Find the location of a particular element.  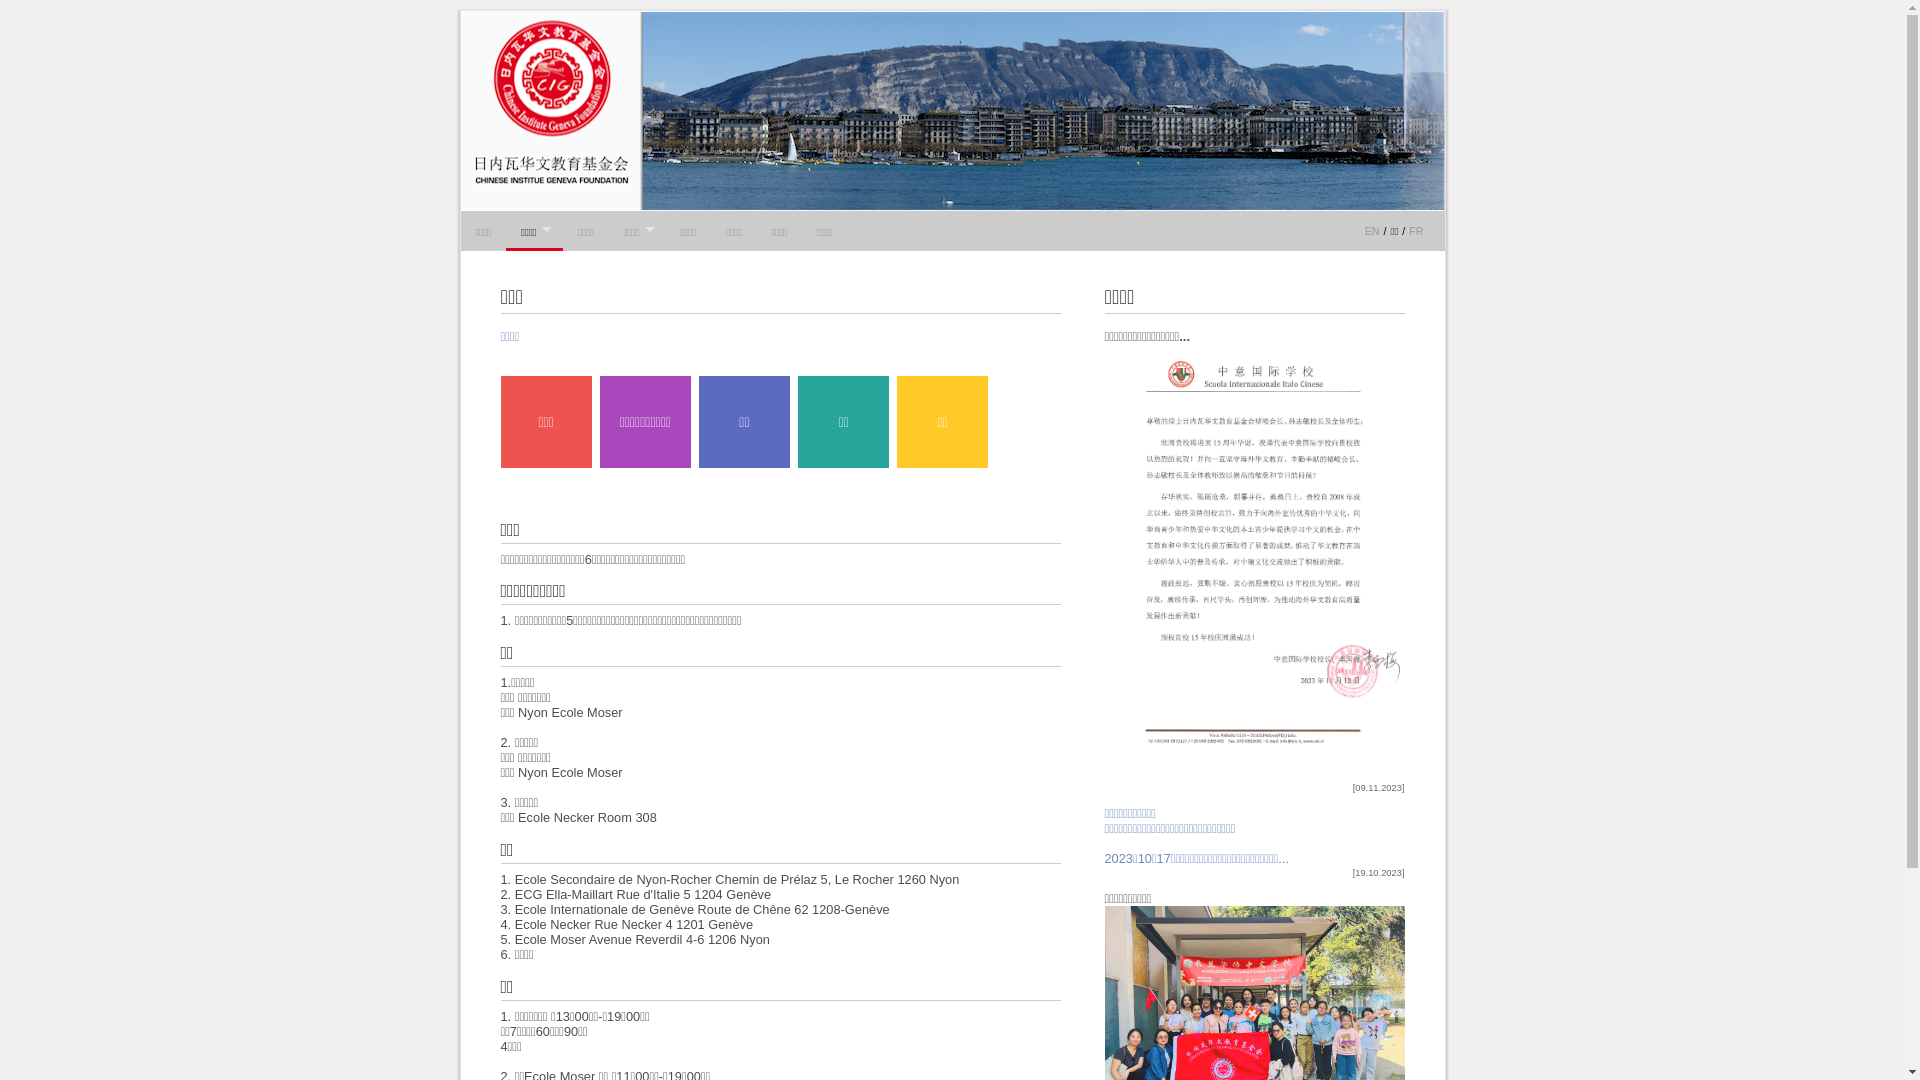

'EN' is located at coordinates (1363, 230).